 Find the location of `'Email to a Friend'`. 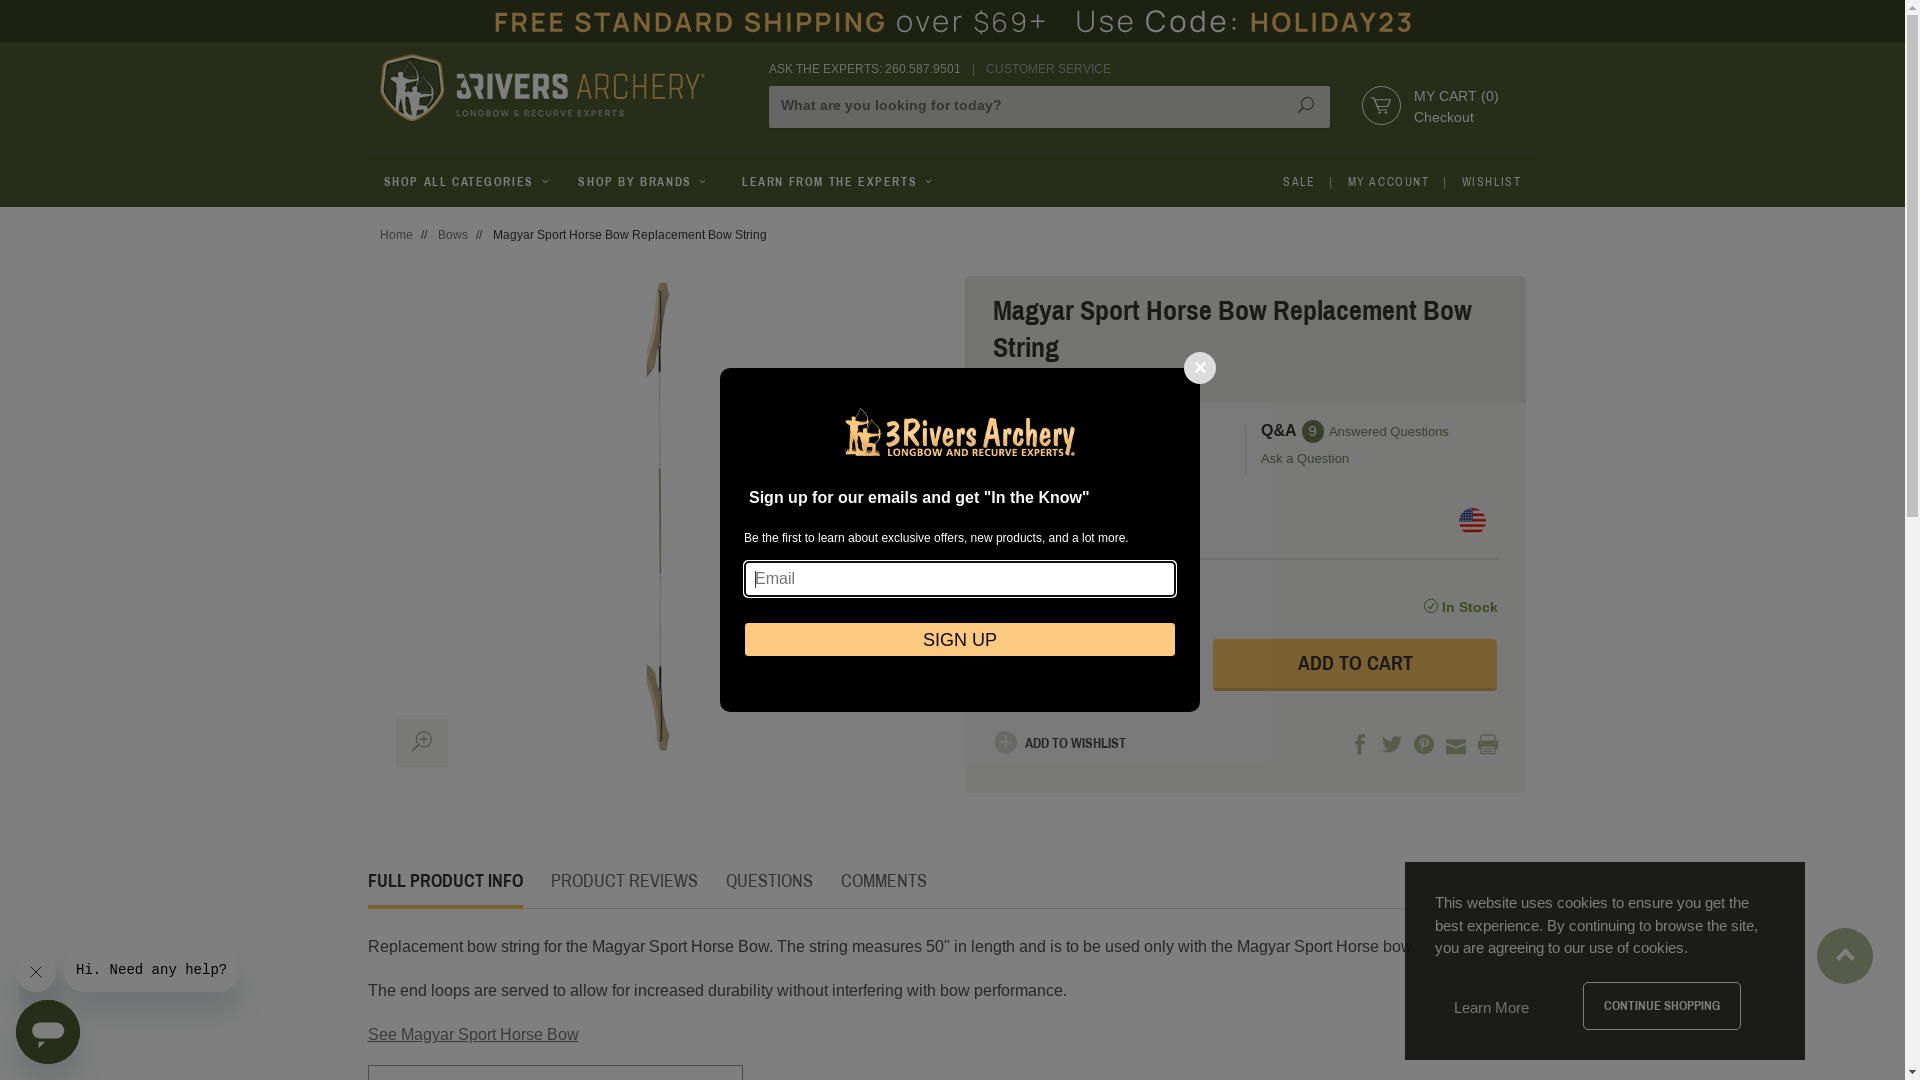

'Email to a Friend' is located at coordinates (1455, 745).